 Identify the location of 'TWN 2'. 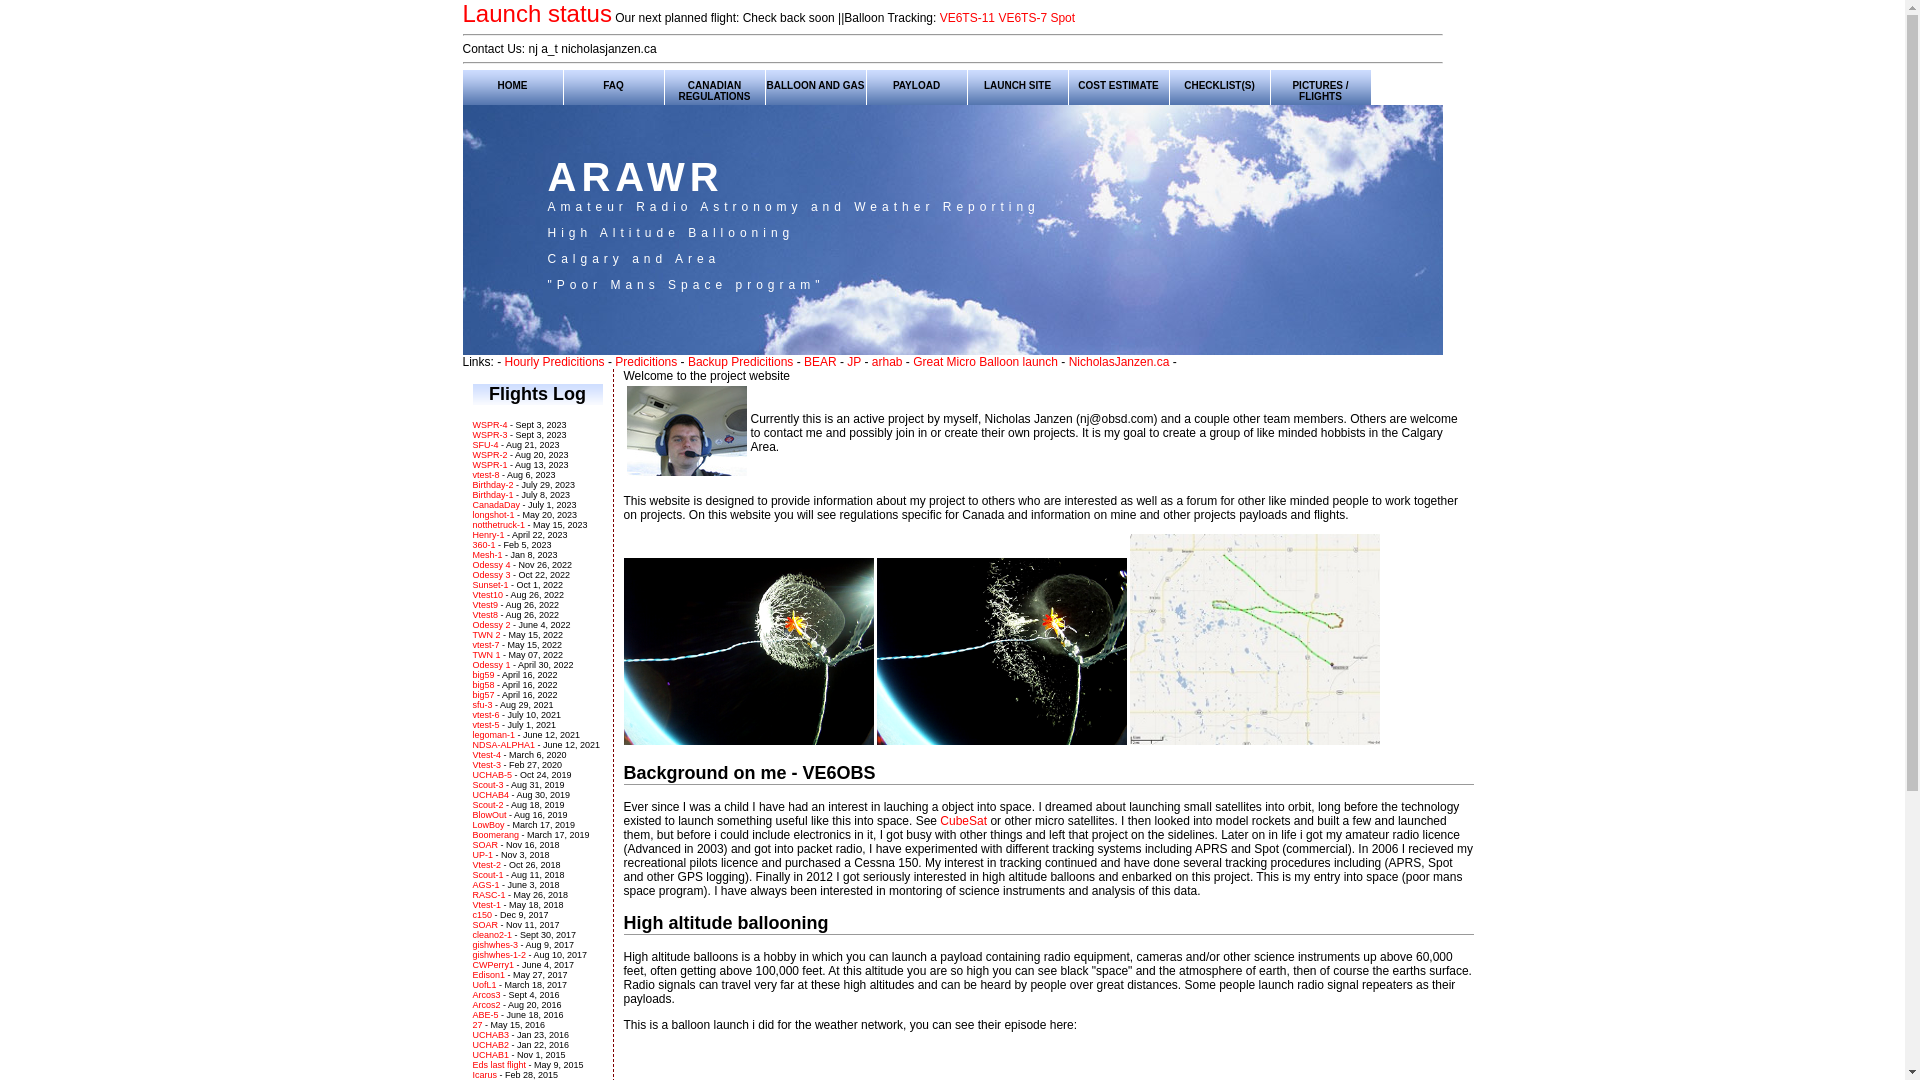
(485, 635).